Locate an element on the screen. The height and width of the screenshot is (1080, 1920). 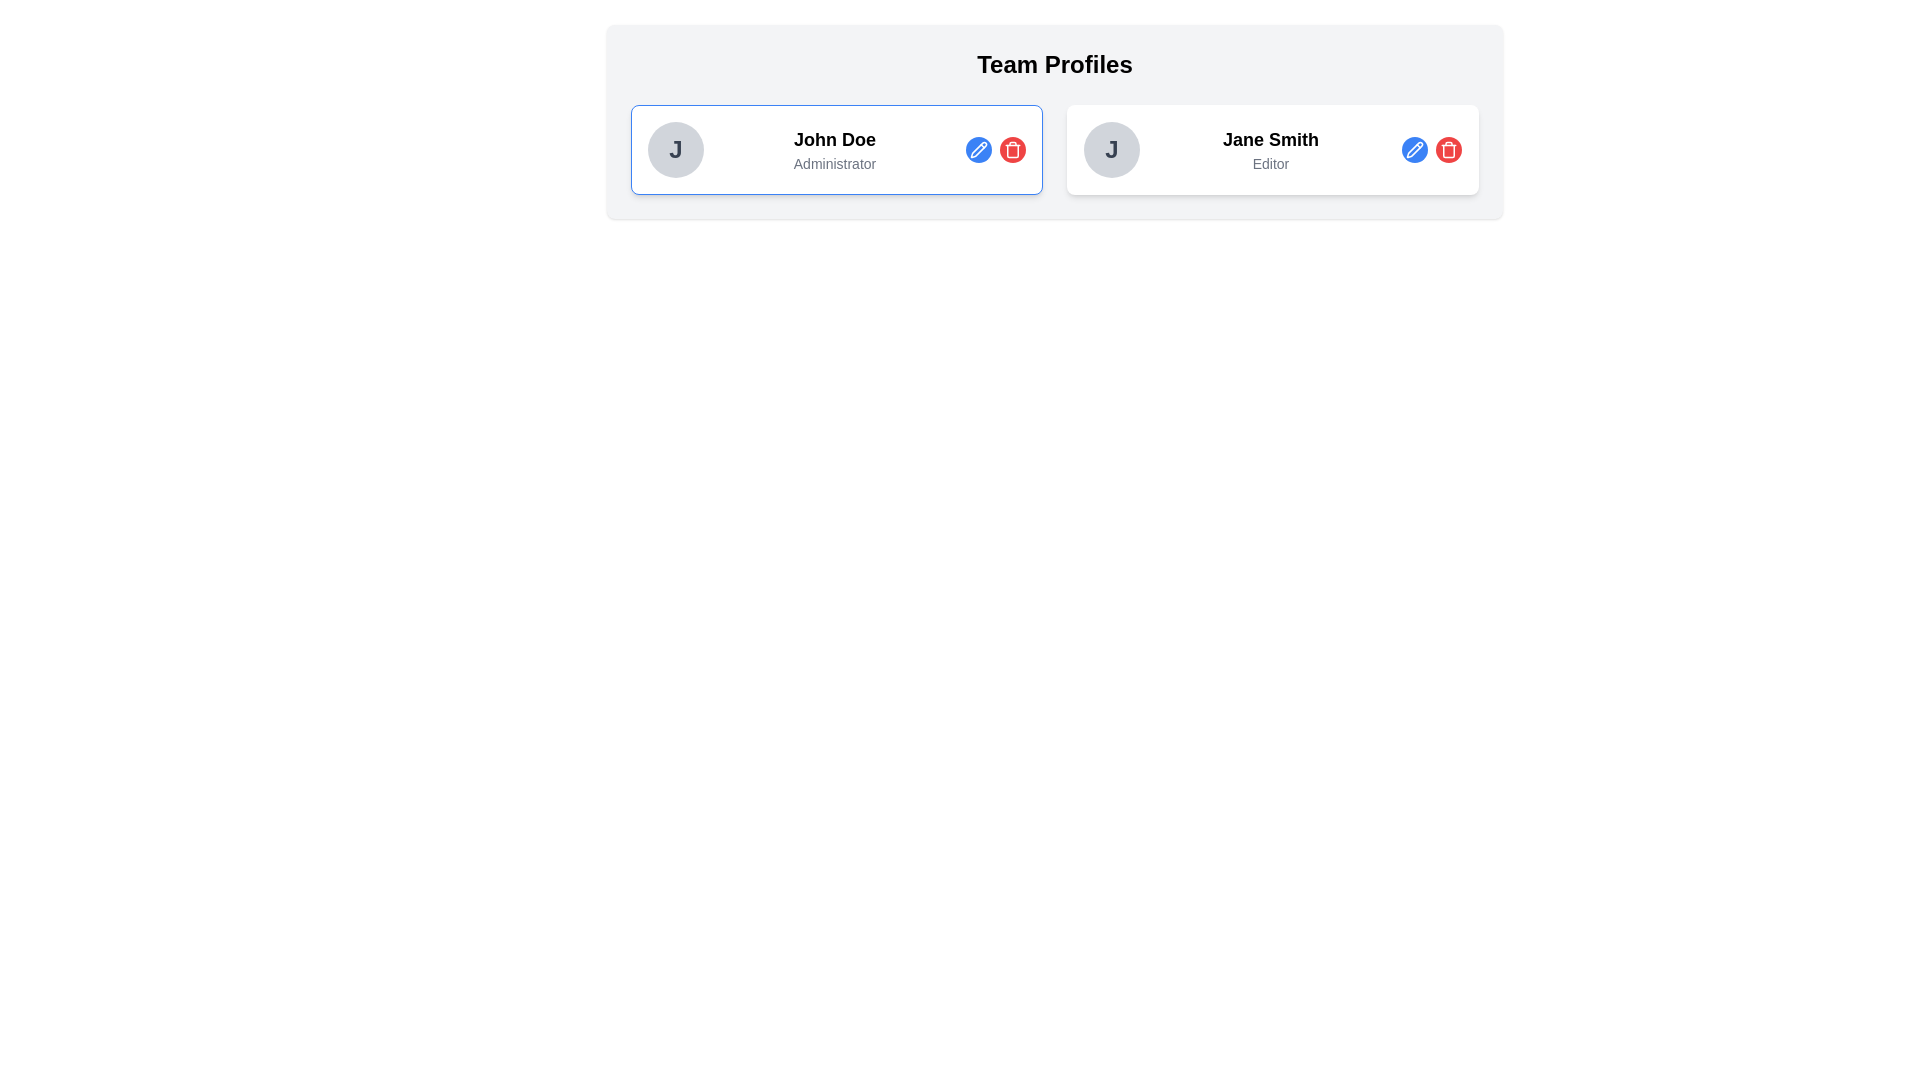
the edit icon located to the right of the user's name 'John Doe' is located at coordinates (979, 148).